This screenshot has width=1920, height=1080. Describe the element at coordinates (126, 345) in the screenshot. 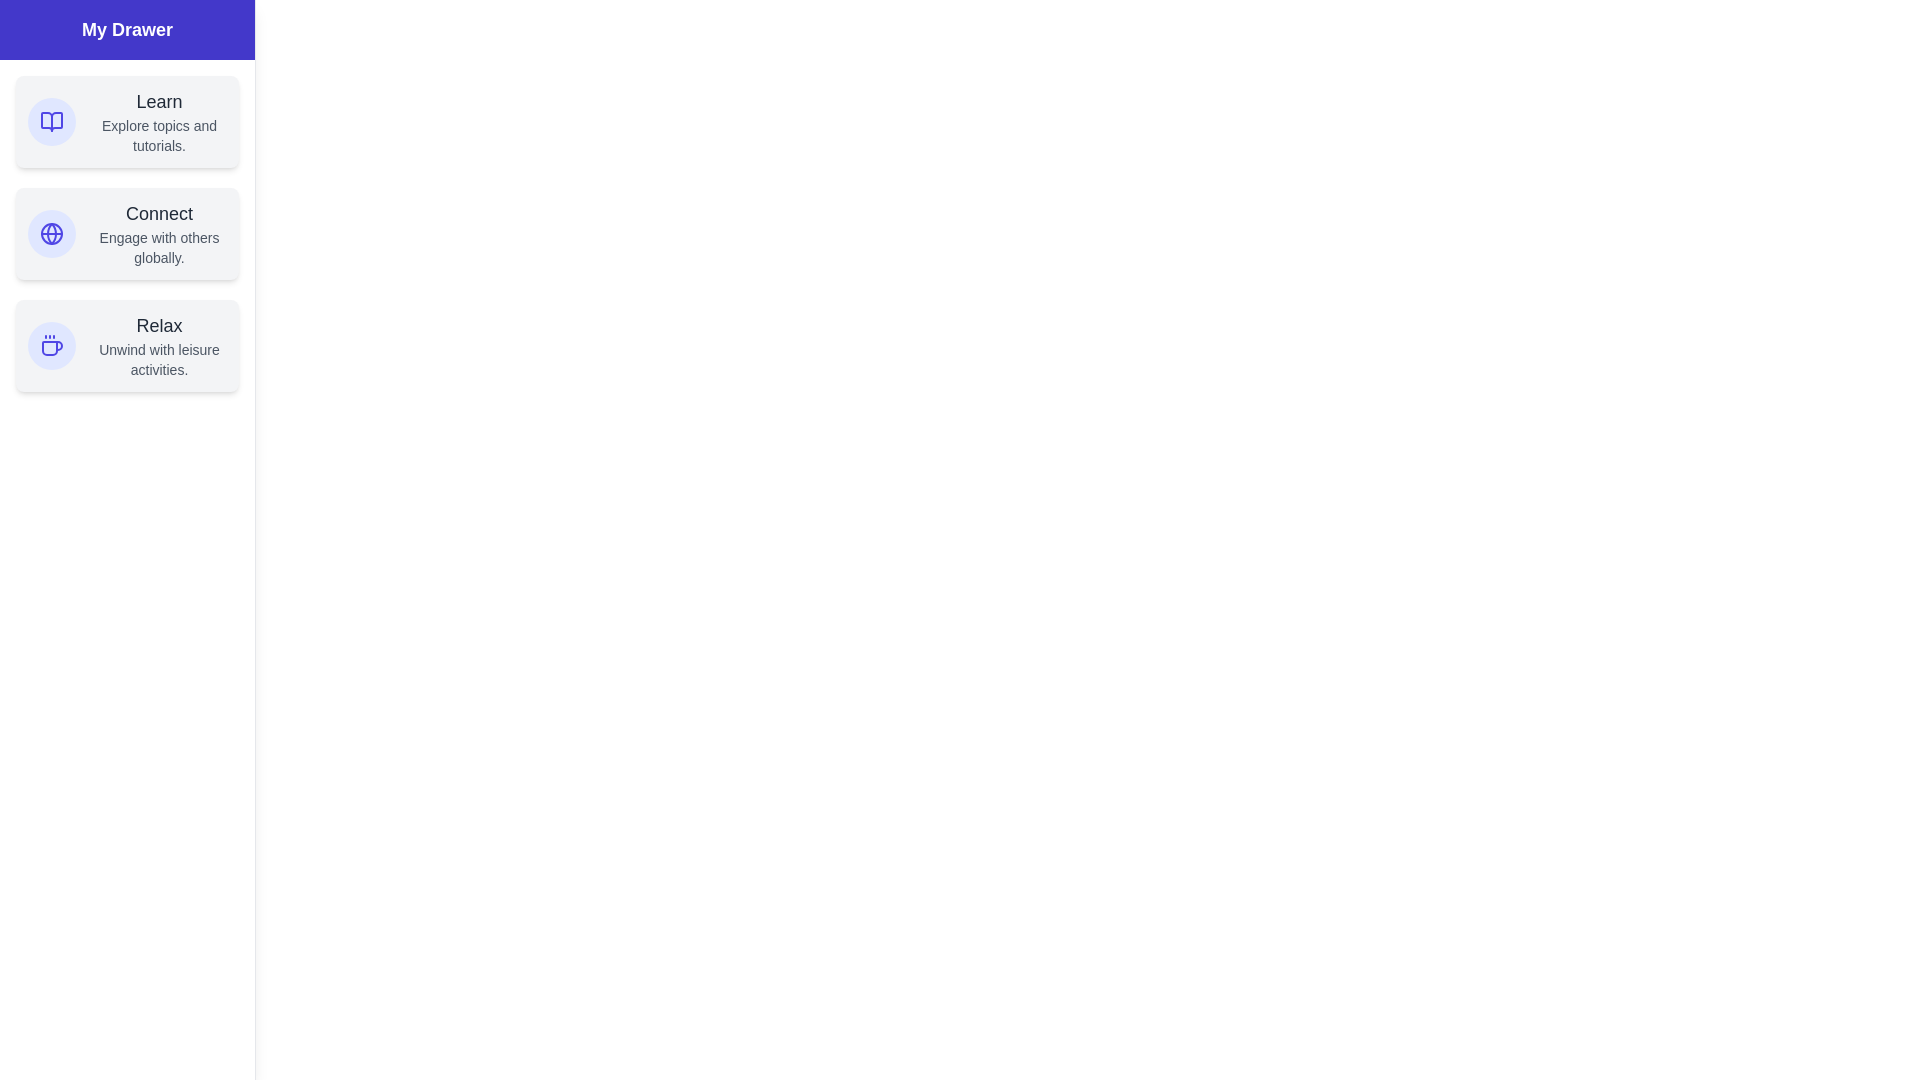

I see `the section Relax in the drawer` at that location.